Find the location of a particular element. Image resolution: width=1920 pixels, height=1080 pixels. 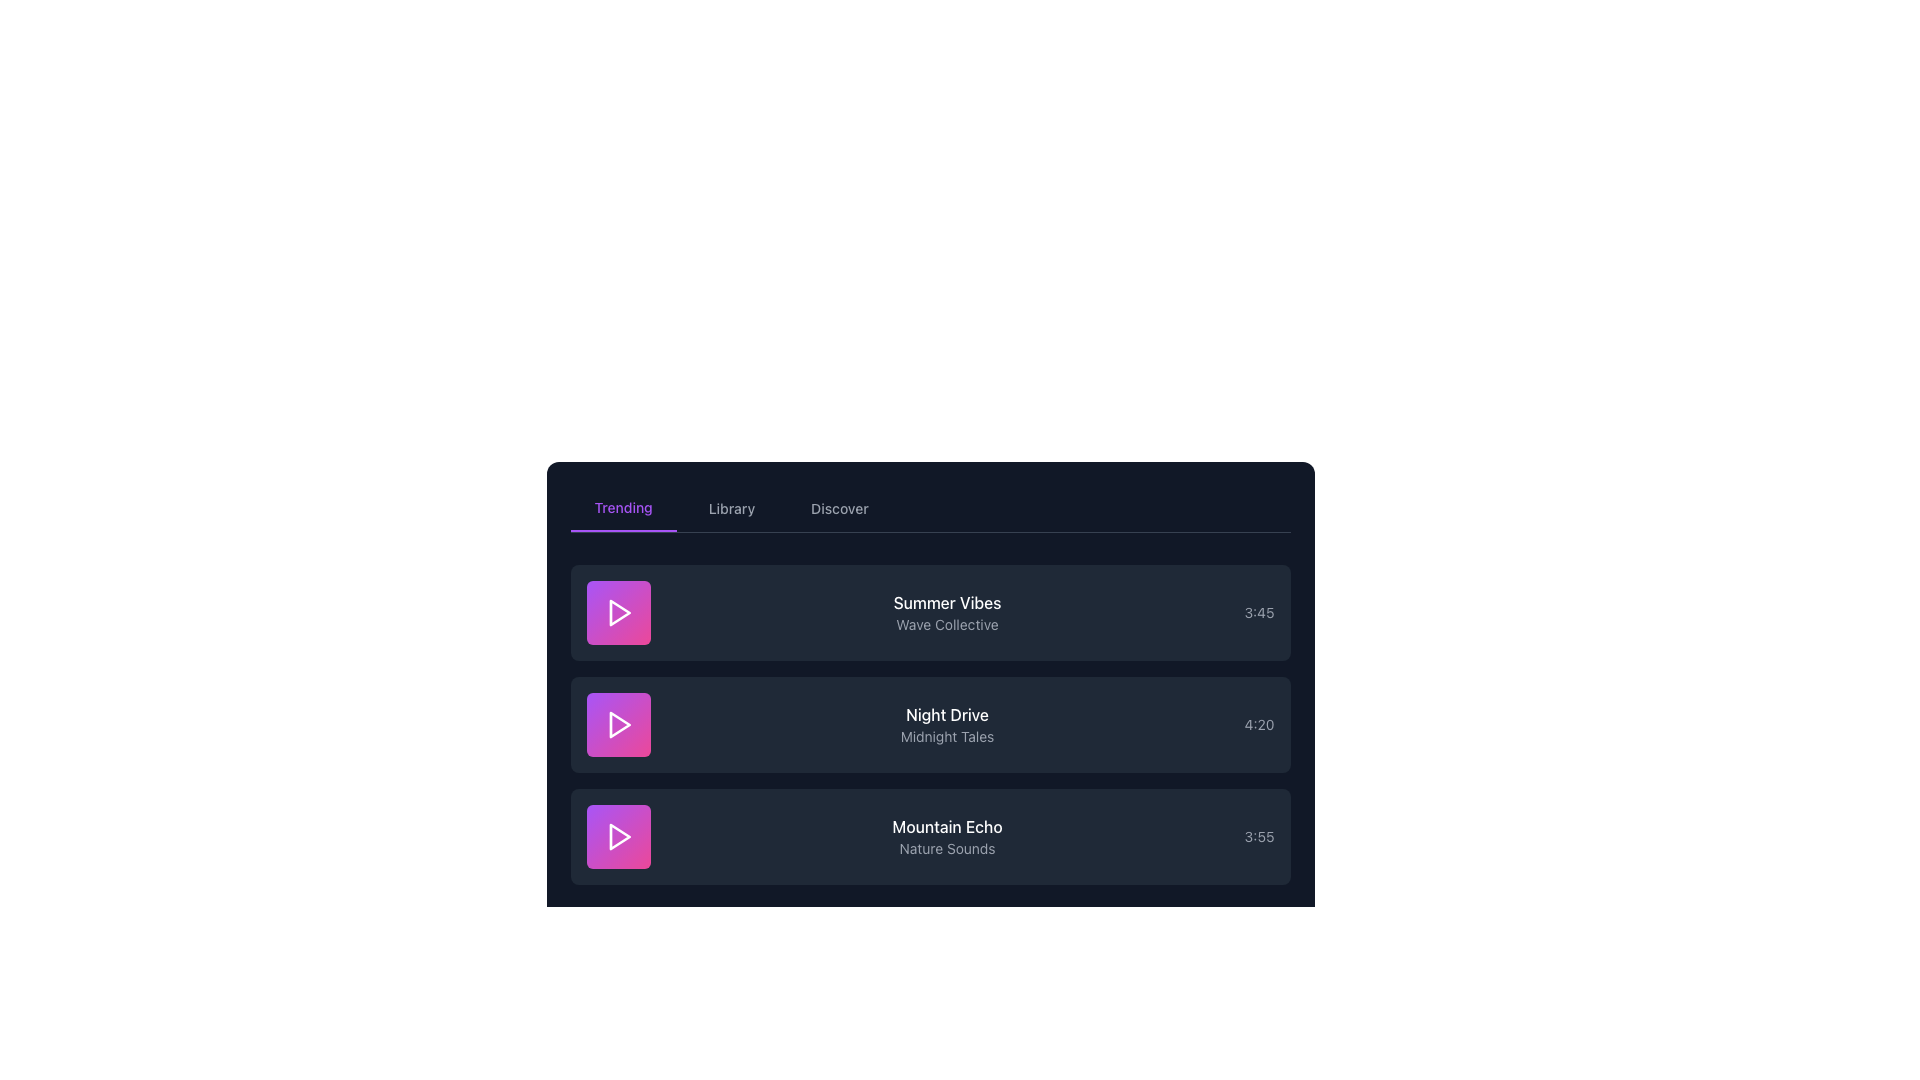

the 'Summer Vibes' text label, which features a bold white title and a gray subtitle is located at coordinates (946, 612).